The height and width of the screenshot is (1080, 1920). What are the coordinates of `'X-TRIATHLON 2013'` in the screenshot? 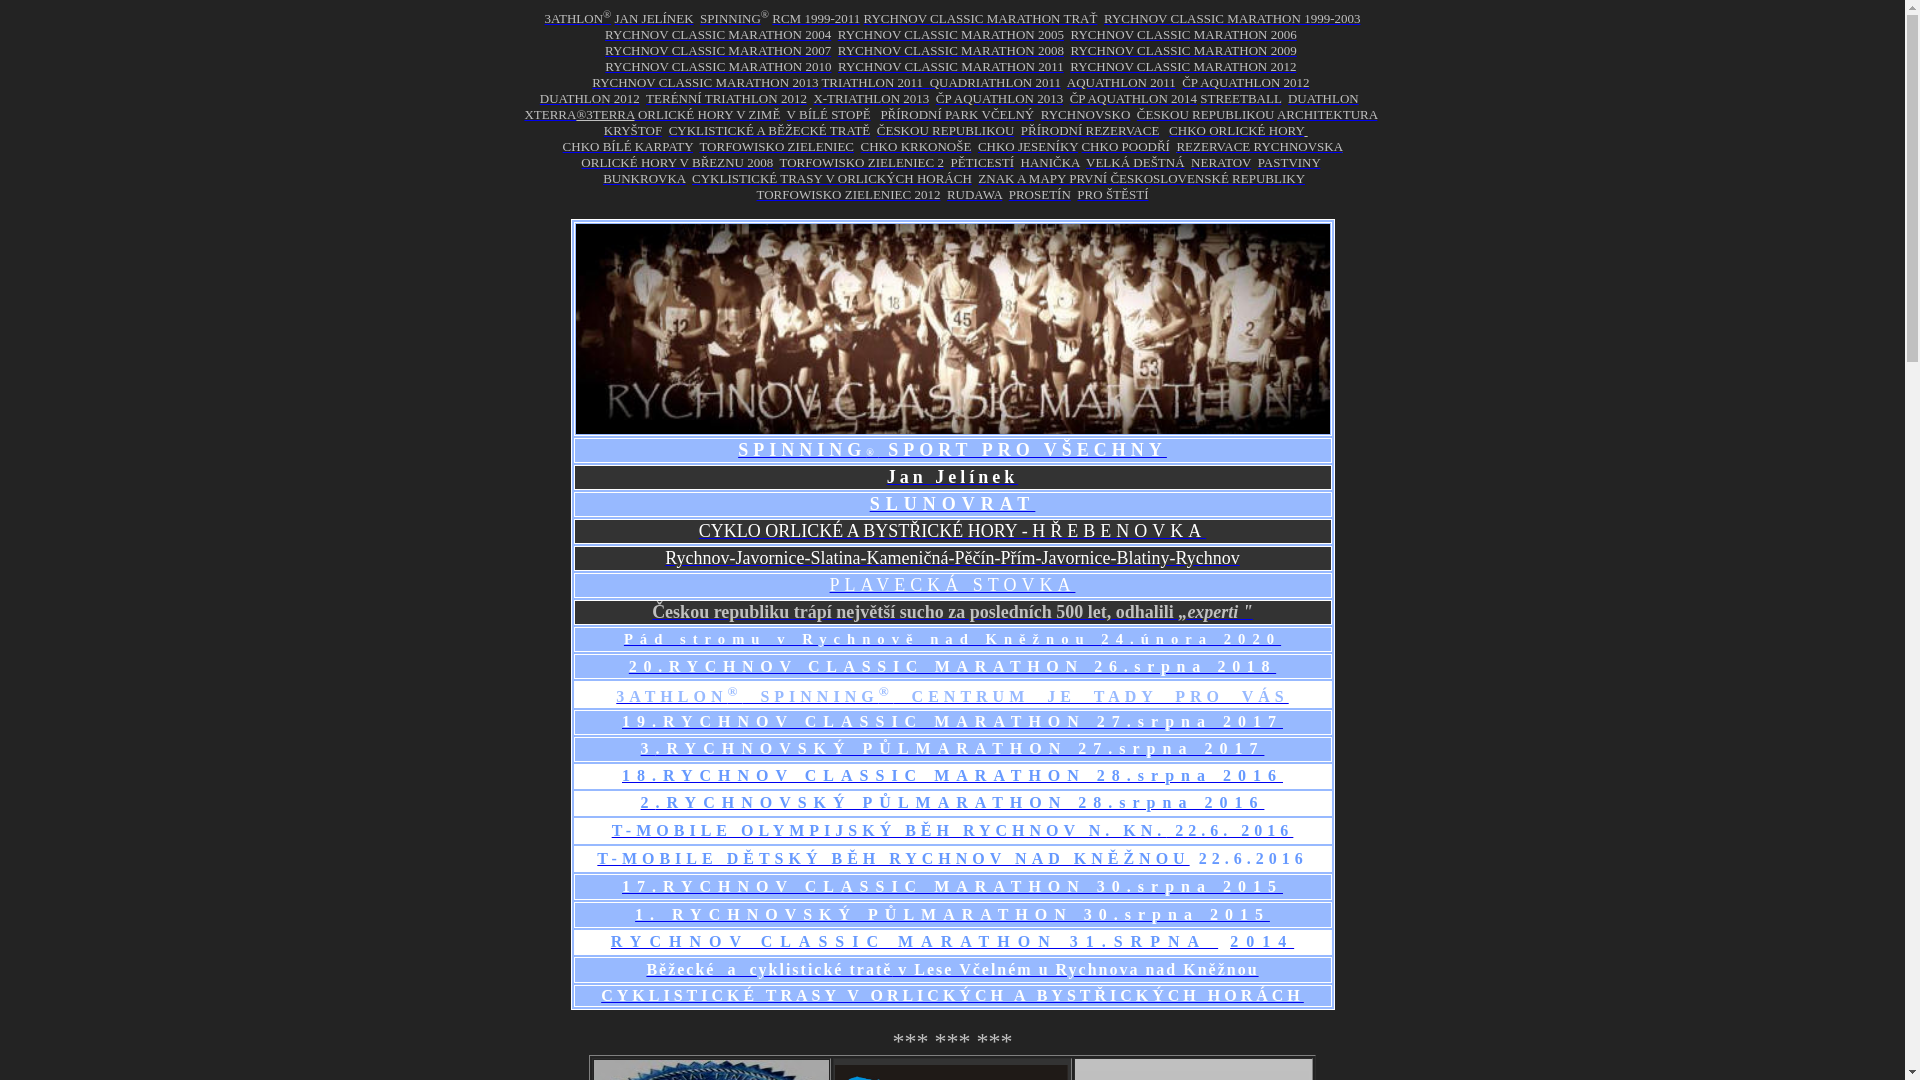 It's located at (870, 98).